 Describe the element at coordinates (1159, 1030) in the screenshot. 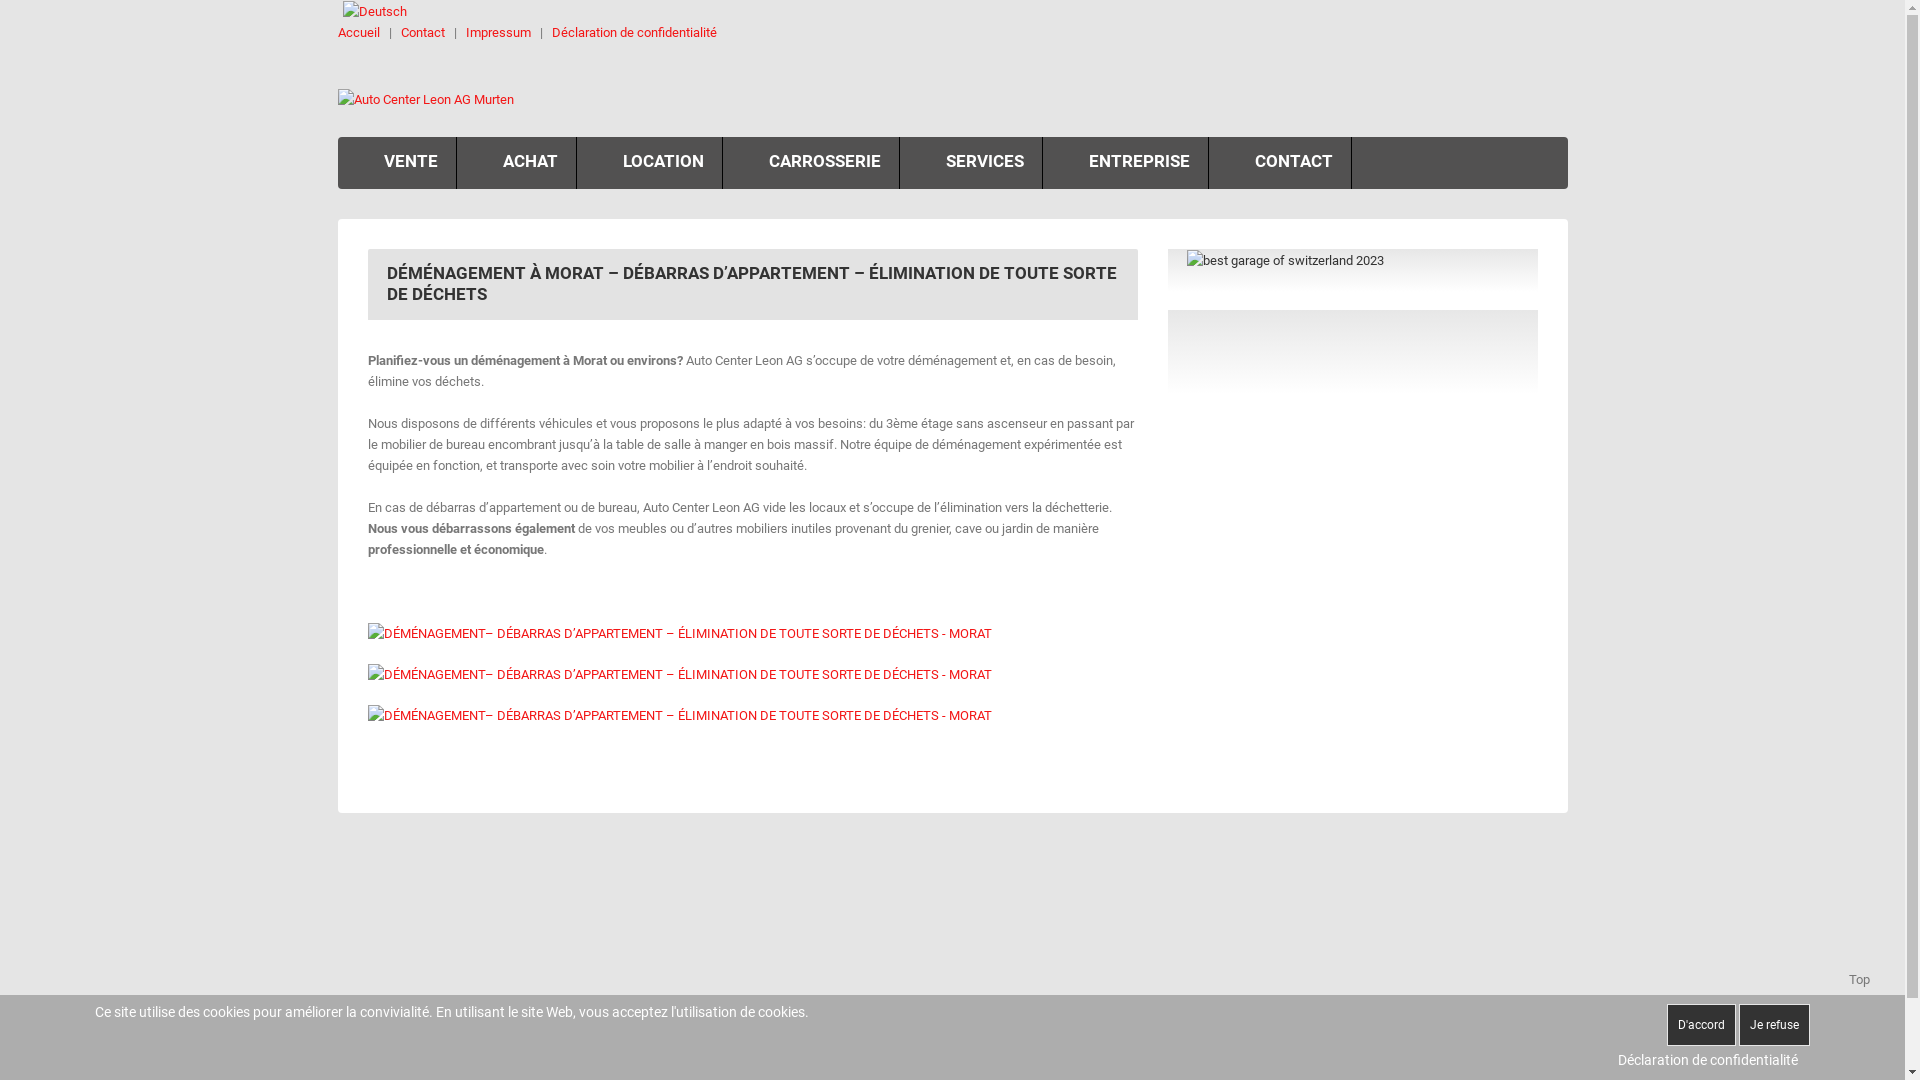

I see `'026 672 21 25'` at that location.